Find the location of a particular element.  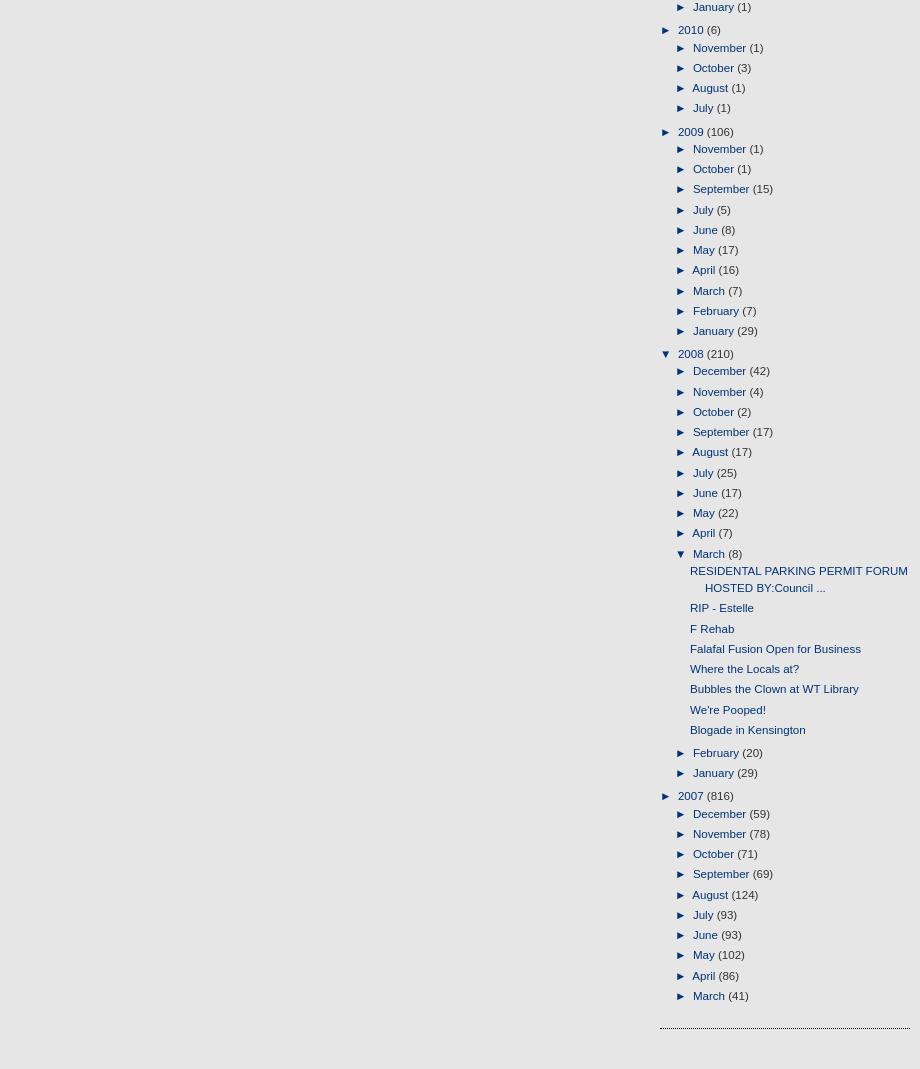

'2010' is located at coordinates (691, 29).